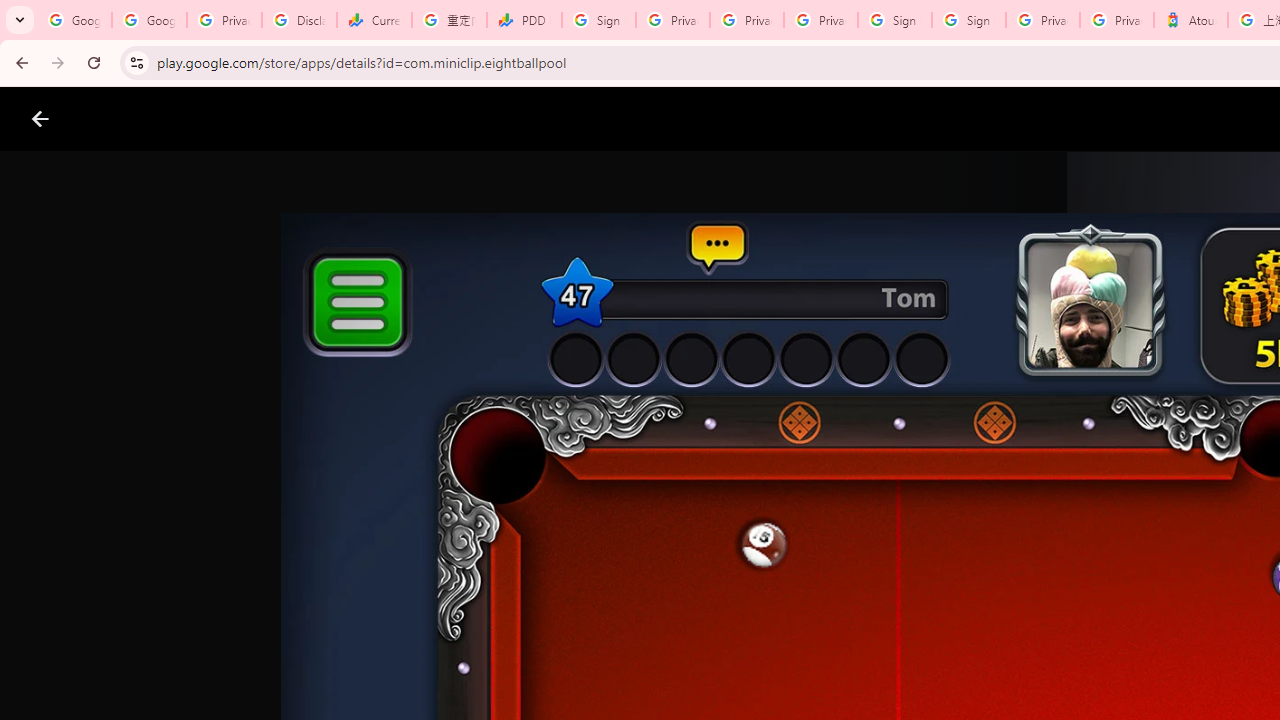 The image size is (1280, 720). What do you see at coordinates (39, 119) in the screenshot?
I see `'Close screenshot viewer'` at bounding box center [39, 119].